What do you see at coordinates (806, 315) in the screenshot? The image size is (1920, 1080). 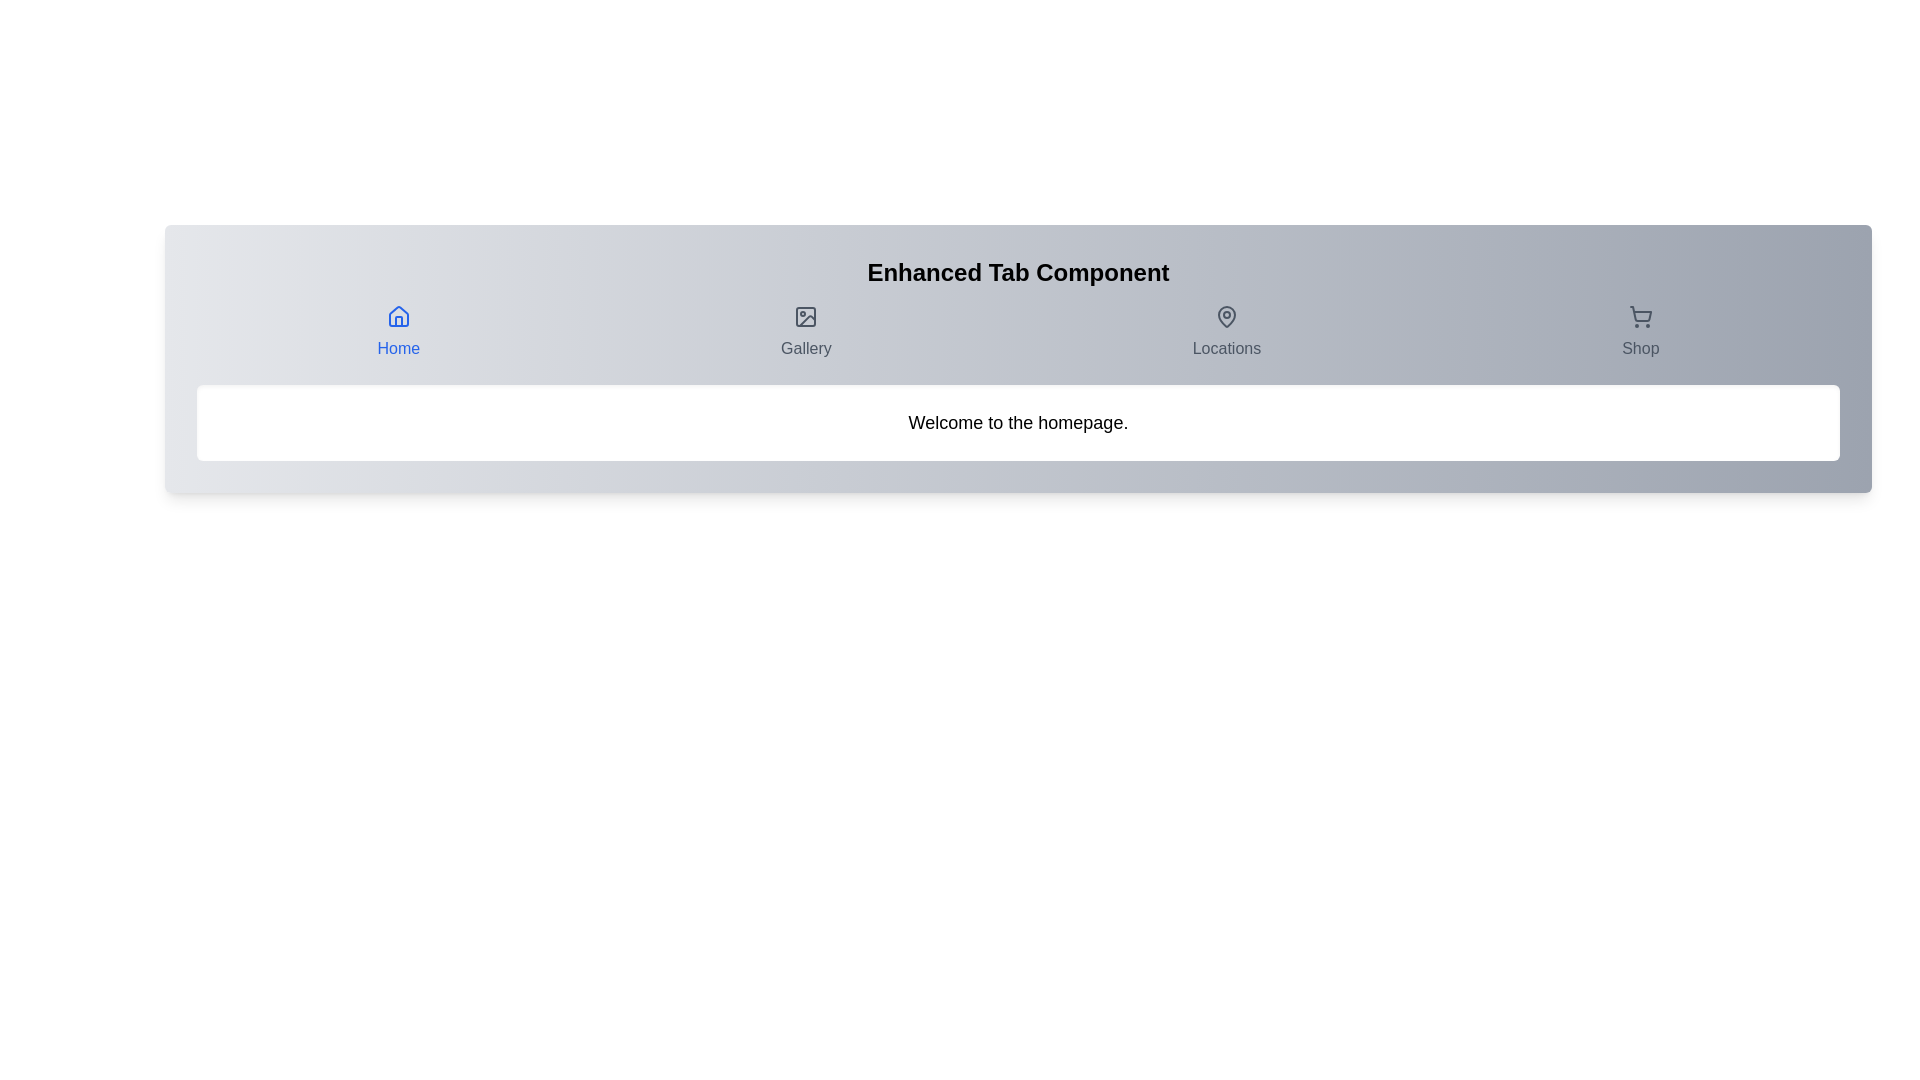 I see `the gallery icon located in the top navigation bar between the 'Home' and 'Locations' sections` at bounding box center [806, 315].